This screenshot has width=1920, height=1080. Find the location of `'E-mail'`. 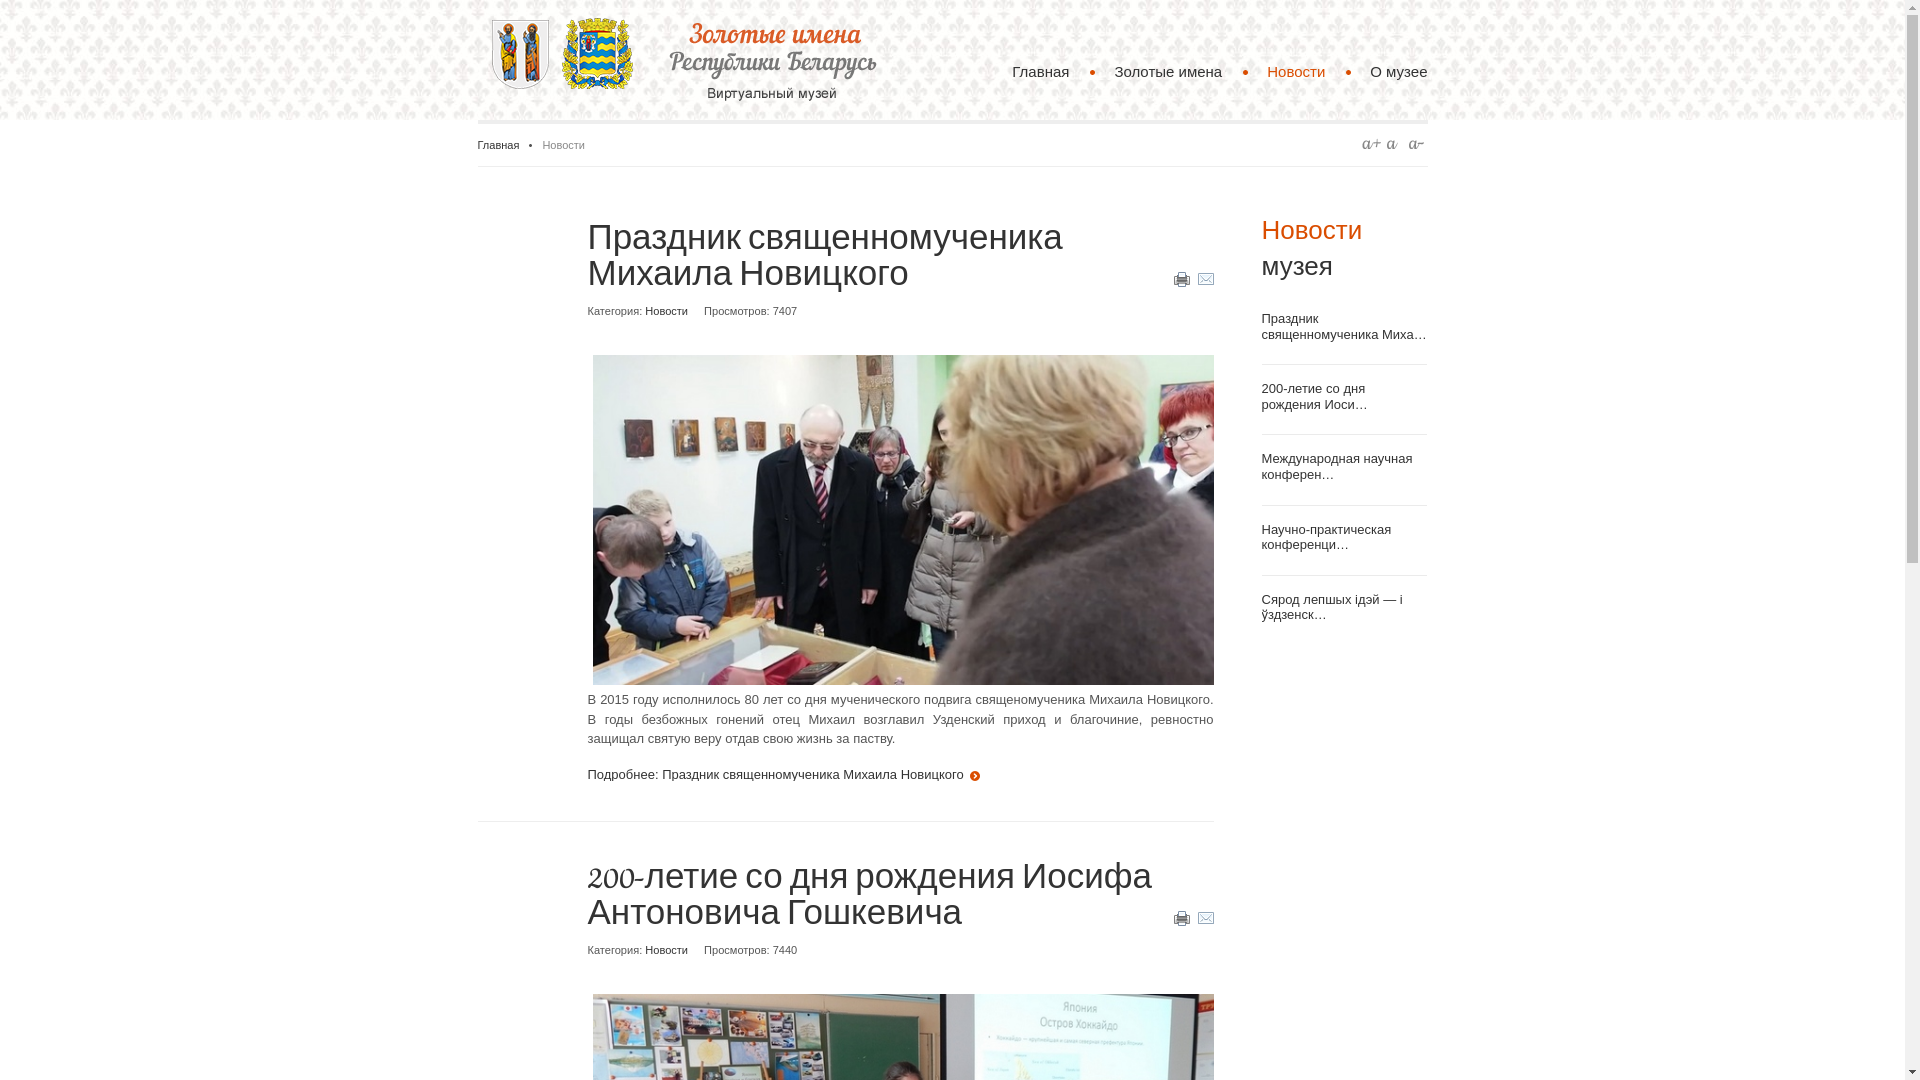

'E-mail' is located at coordinates (1204, 921).